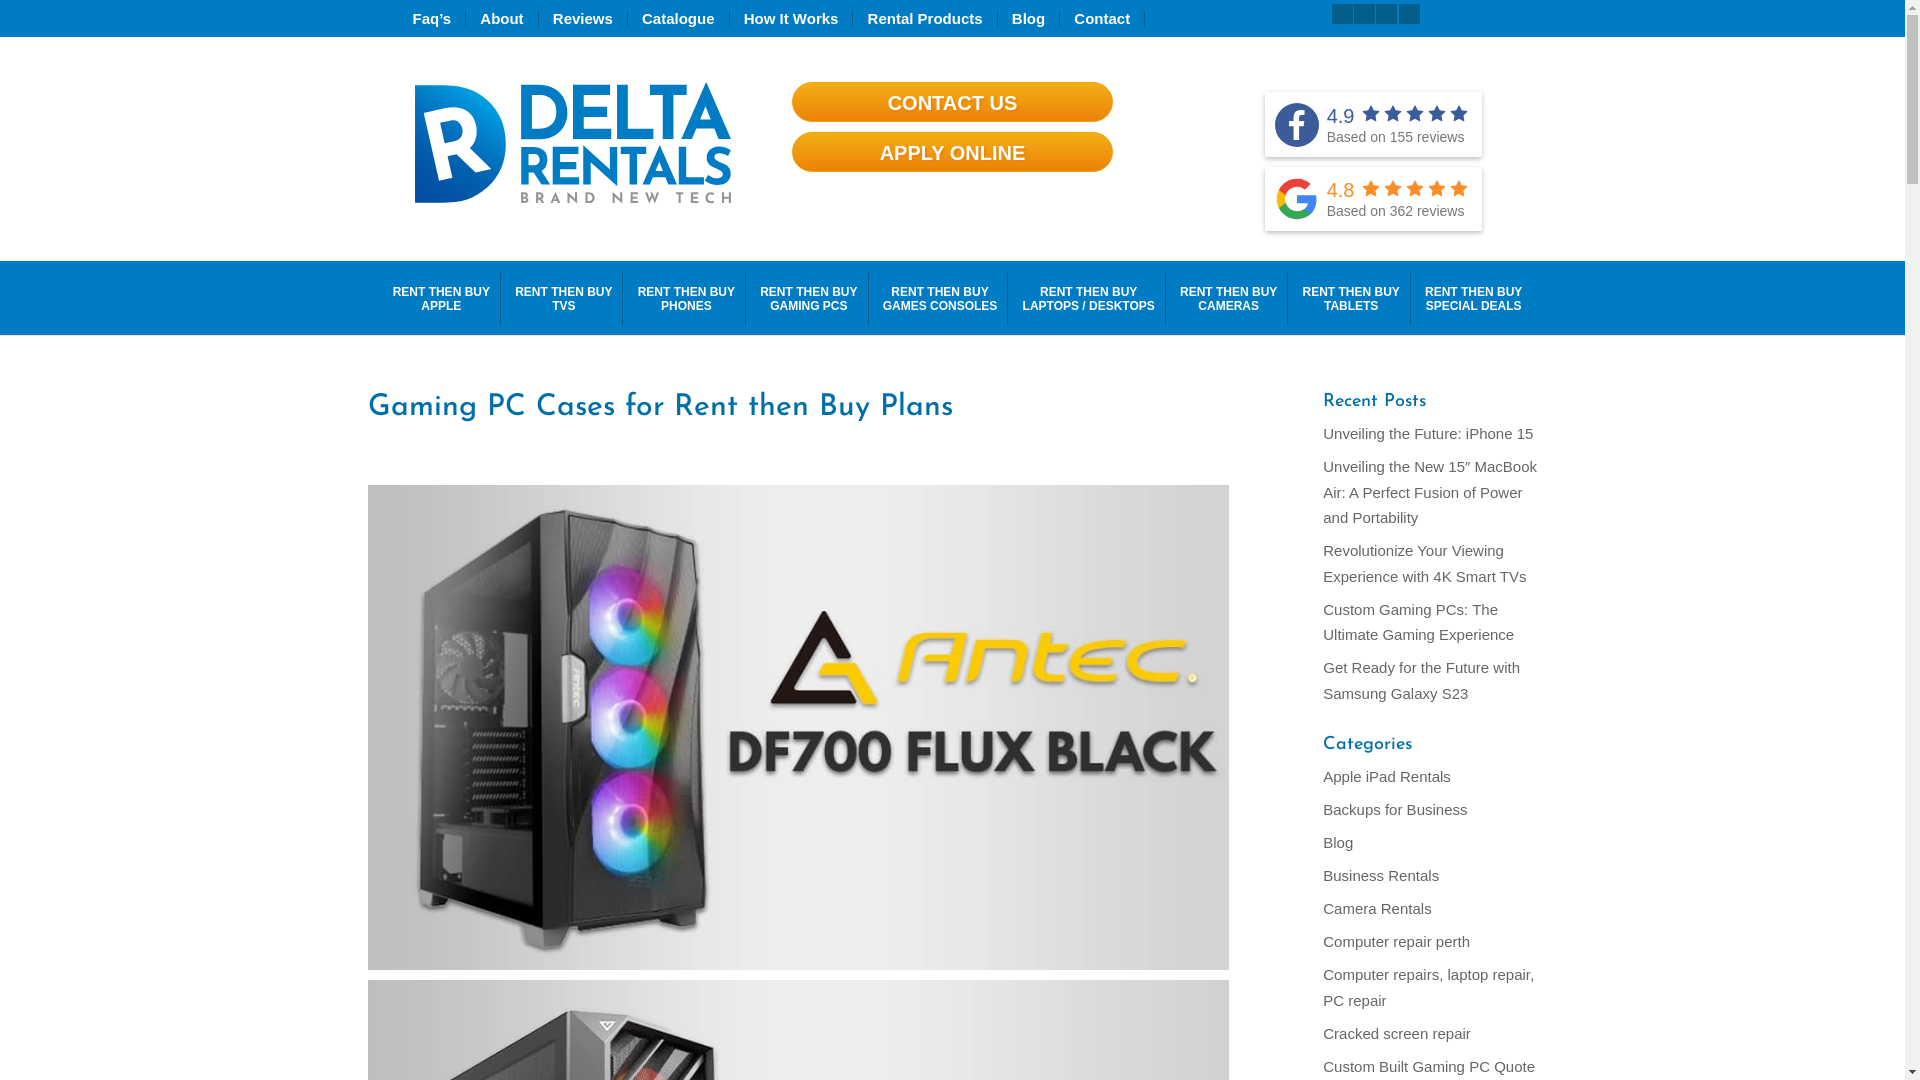 This screenshot has width=1920, height=1080. Describe the element at coordinates (808, 299) in the screenshot. I see `'RENT THEN BUY` at that location.